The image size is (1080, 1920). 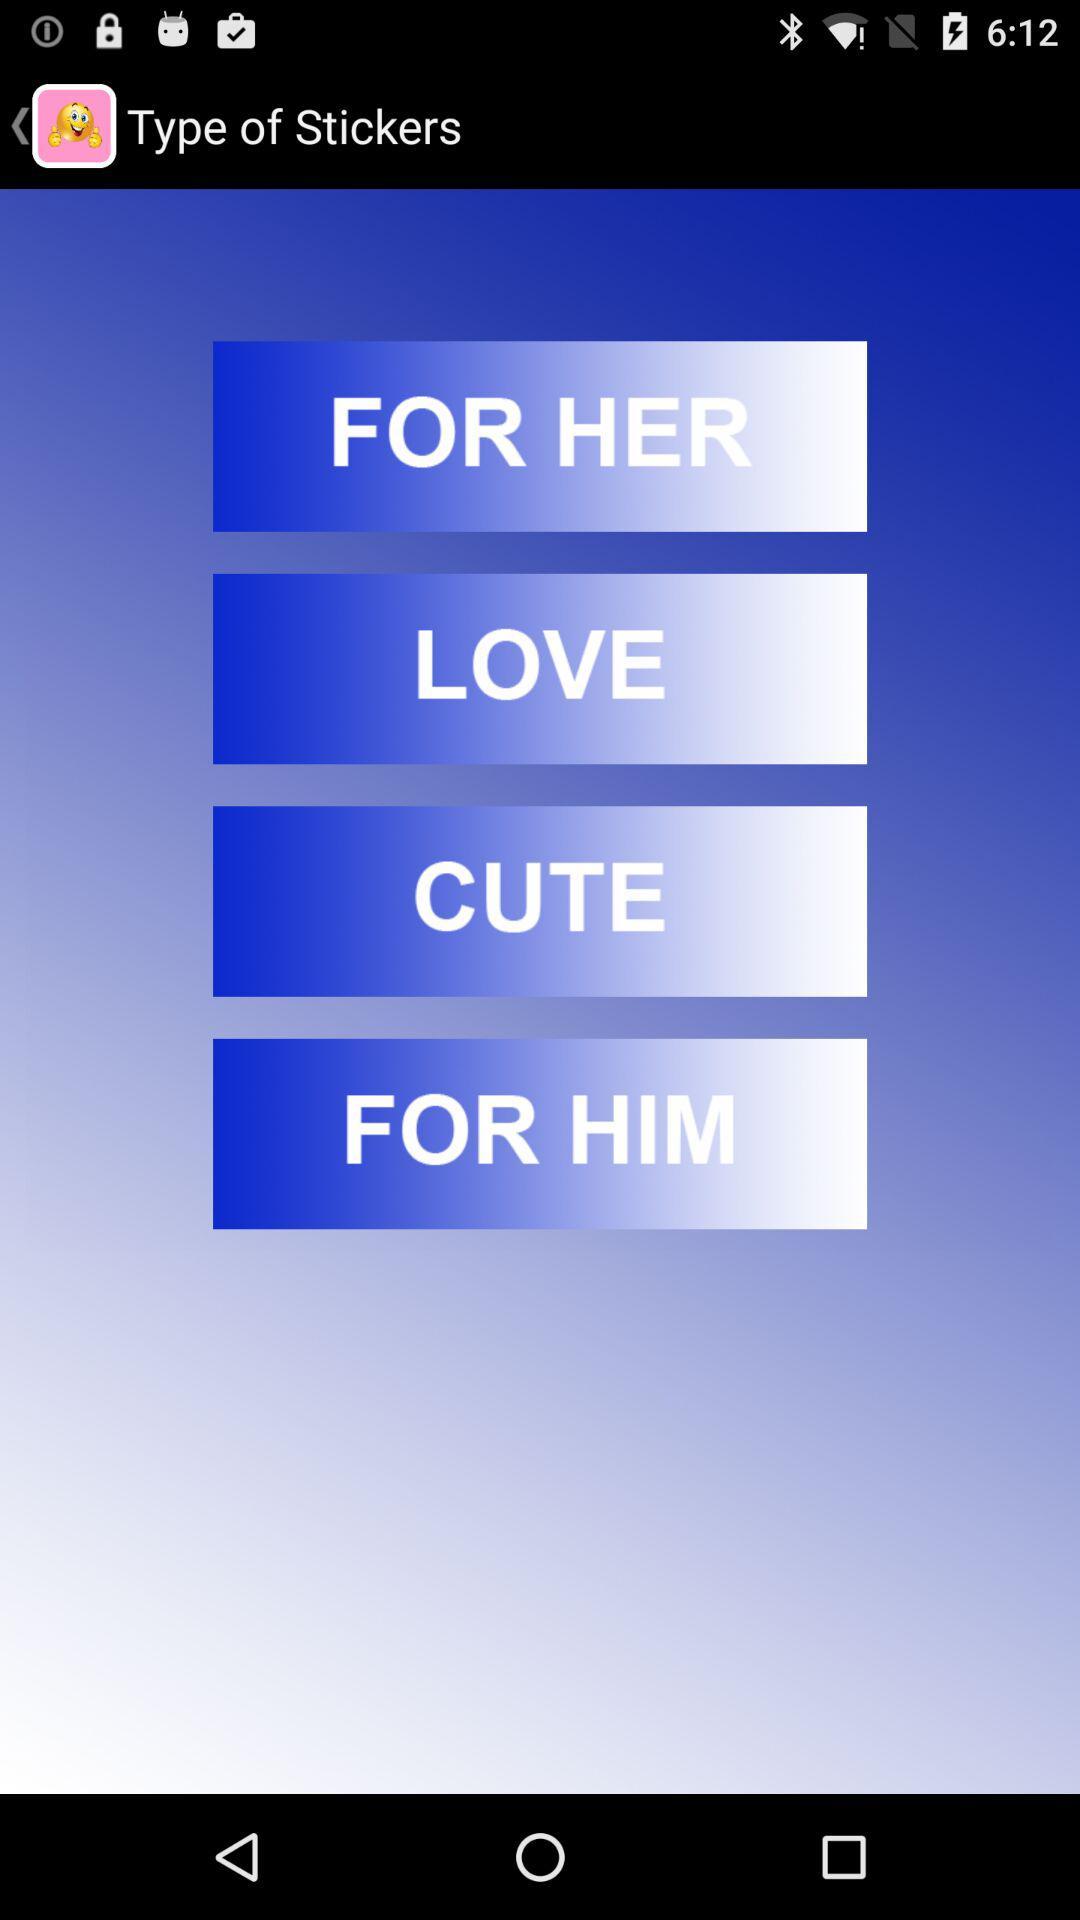 What do you see at coordinates (540, 900) in the screenshot?
I see `cute stickers` at bounding box center [540, 900].